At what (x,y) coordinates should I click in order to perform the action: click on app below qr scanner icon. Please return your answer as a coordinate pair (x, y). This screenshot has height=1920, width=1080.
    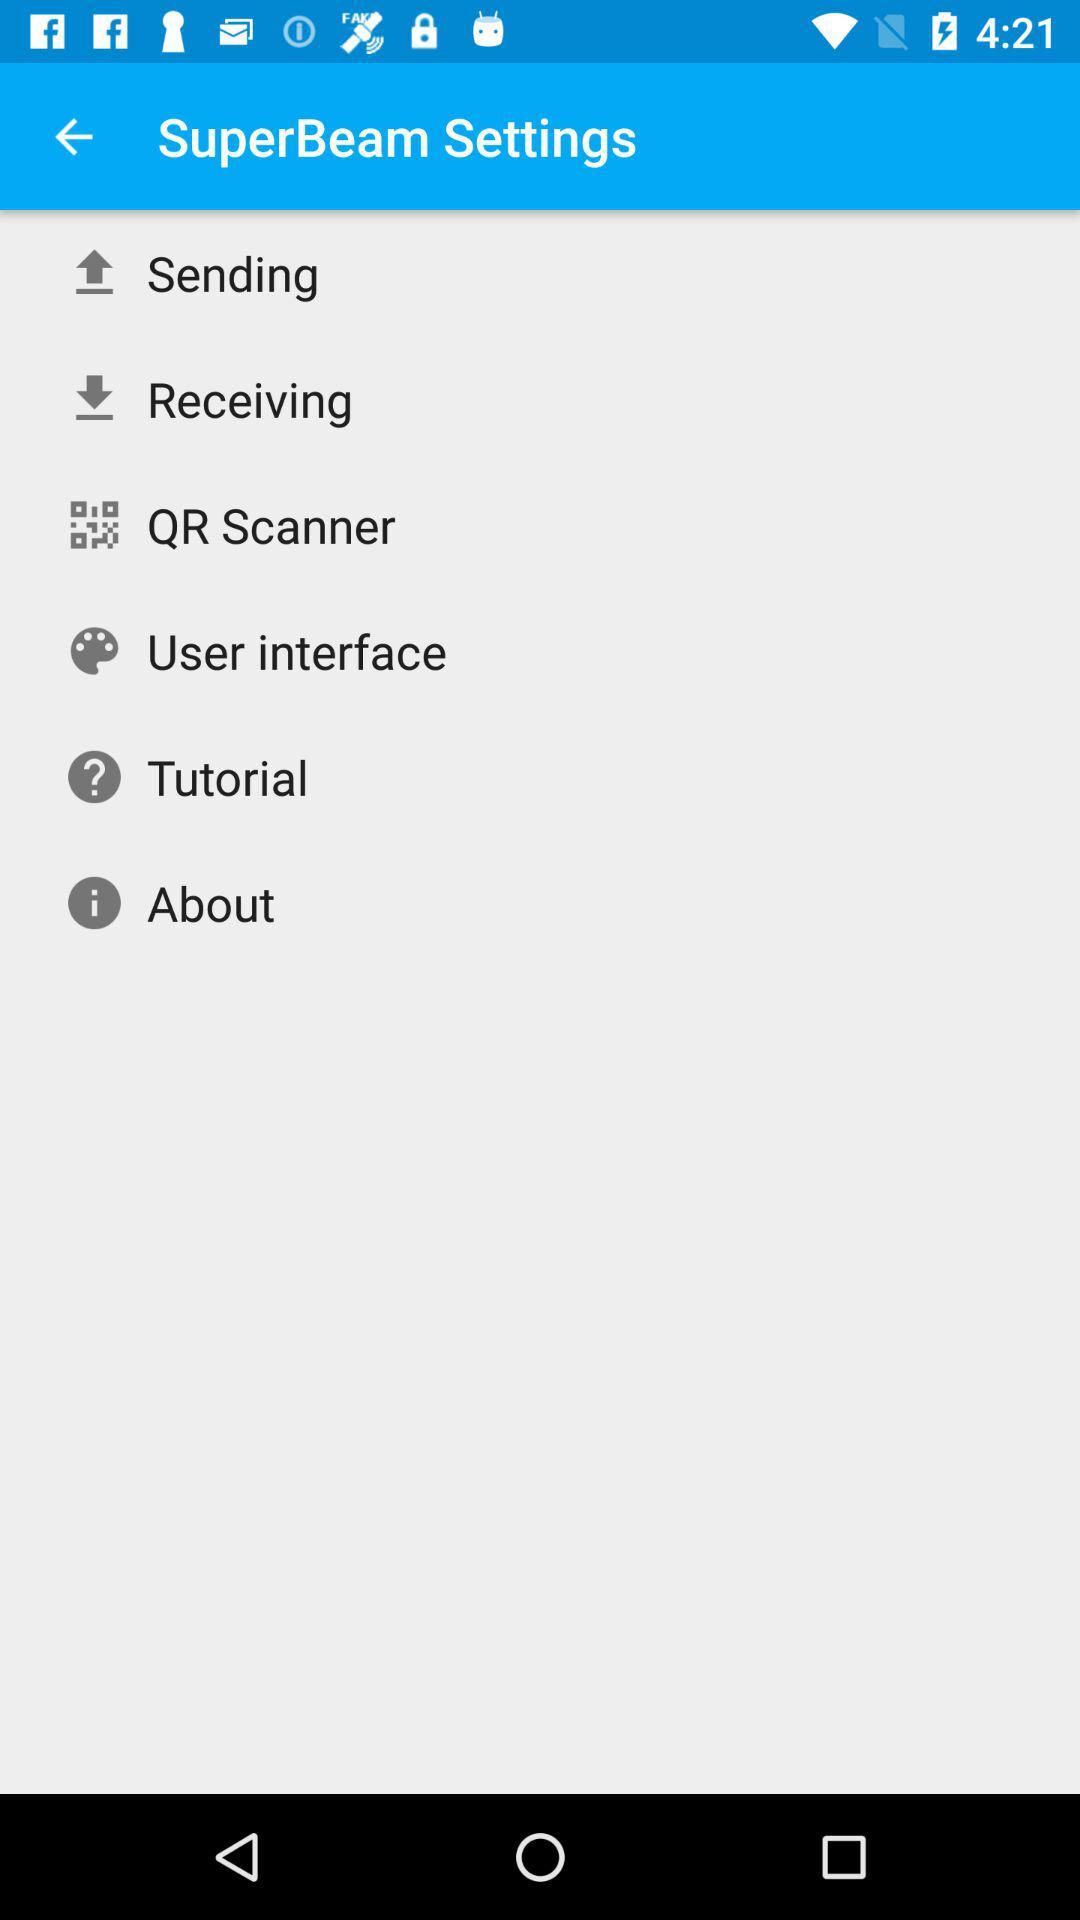
    Looking at the image, I should click on (297, 651).